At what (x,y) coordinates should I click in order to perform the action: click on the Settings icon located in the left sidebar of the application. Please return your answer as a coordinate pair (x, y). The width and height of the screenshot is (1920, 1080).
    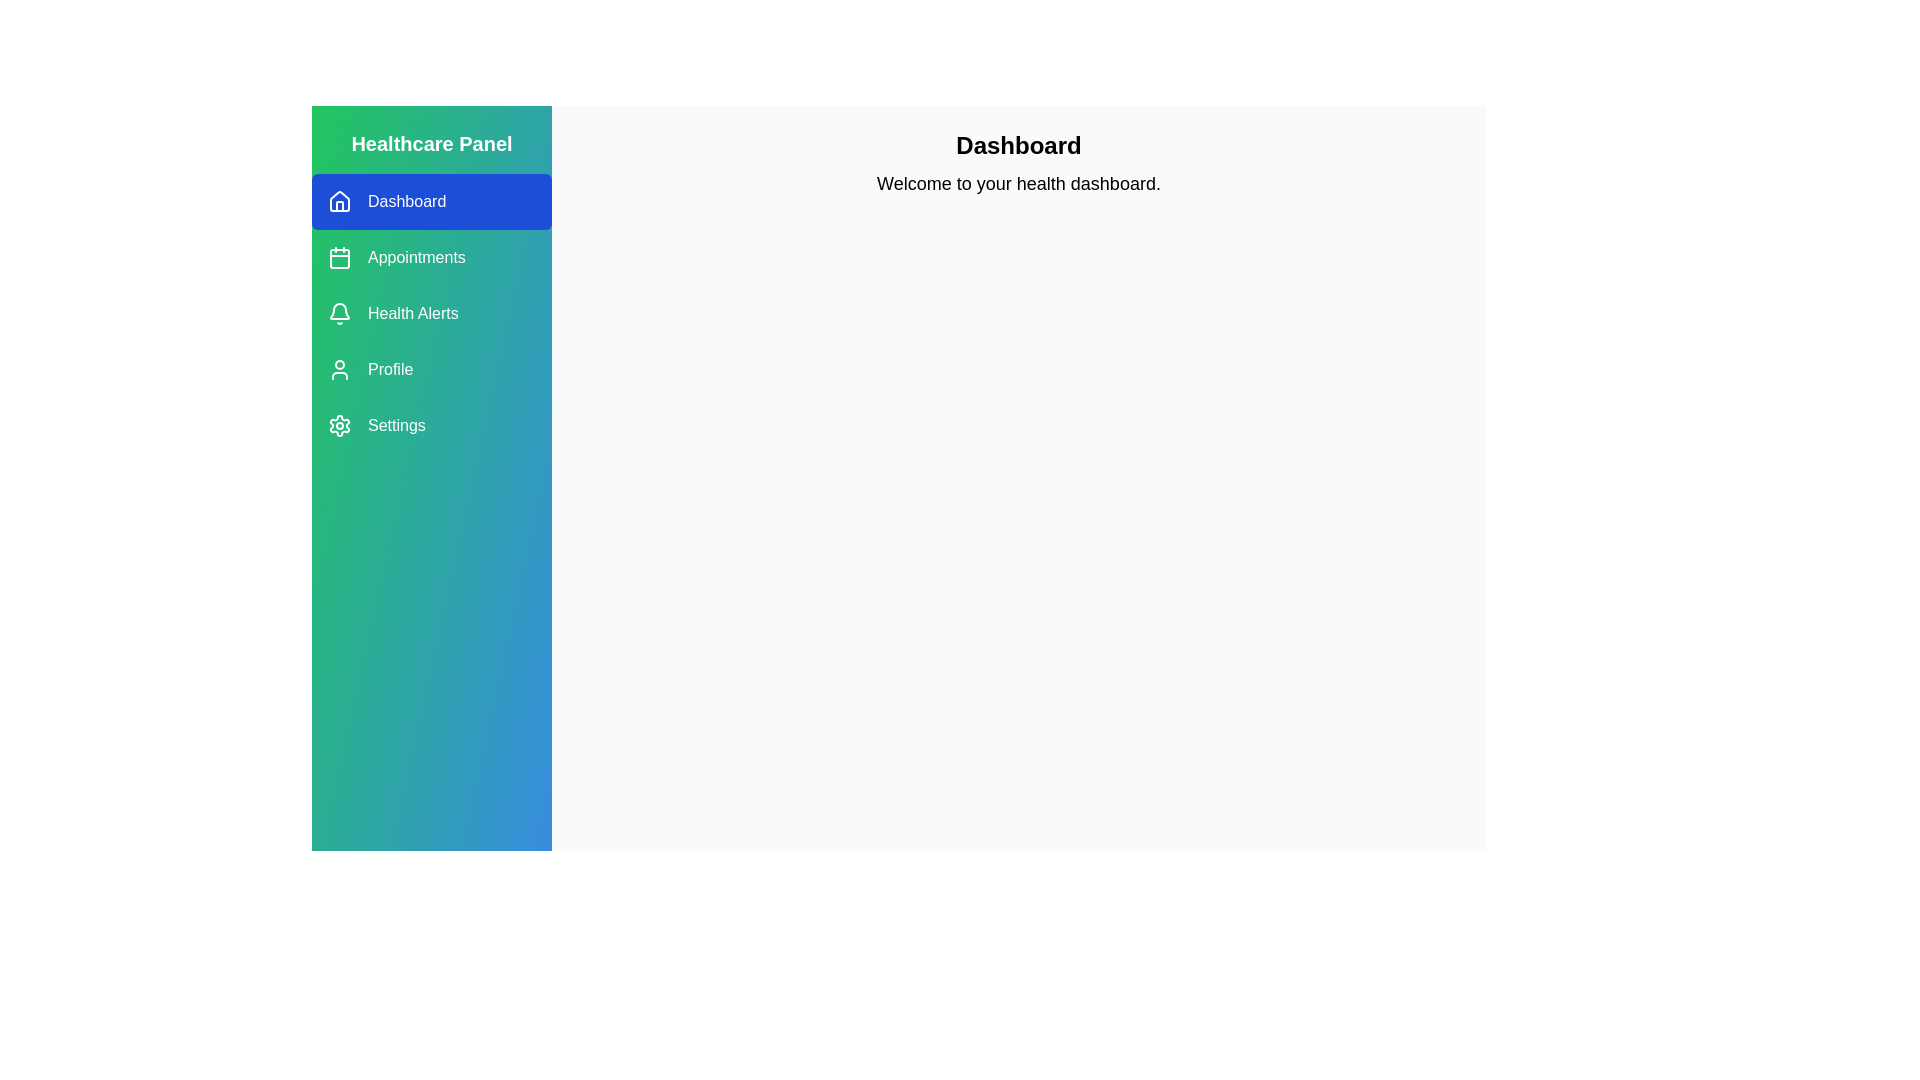
    Looking at the image, I should click on (340, 424).